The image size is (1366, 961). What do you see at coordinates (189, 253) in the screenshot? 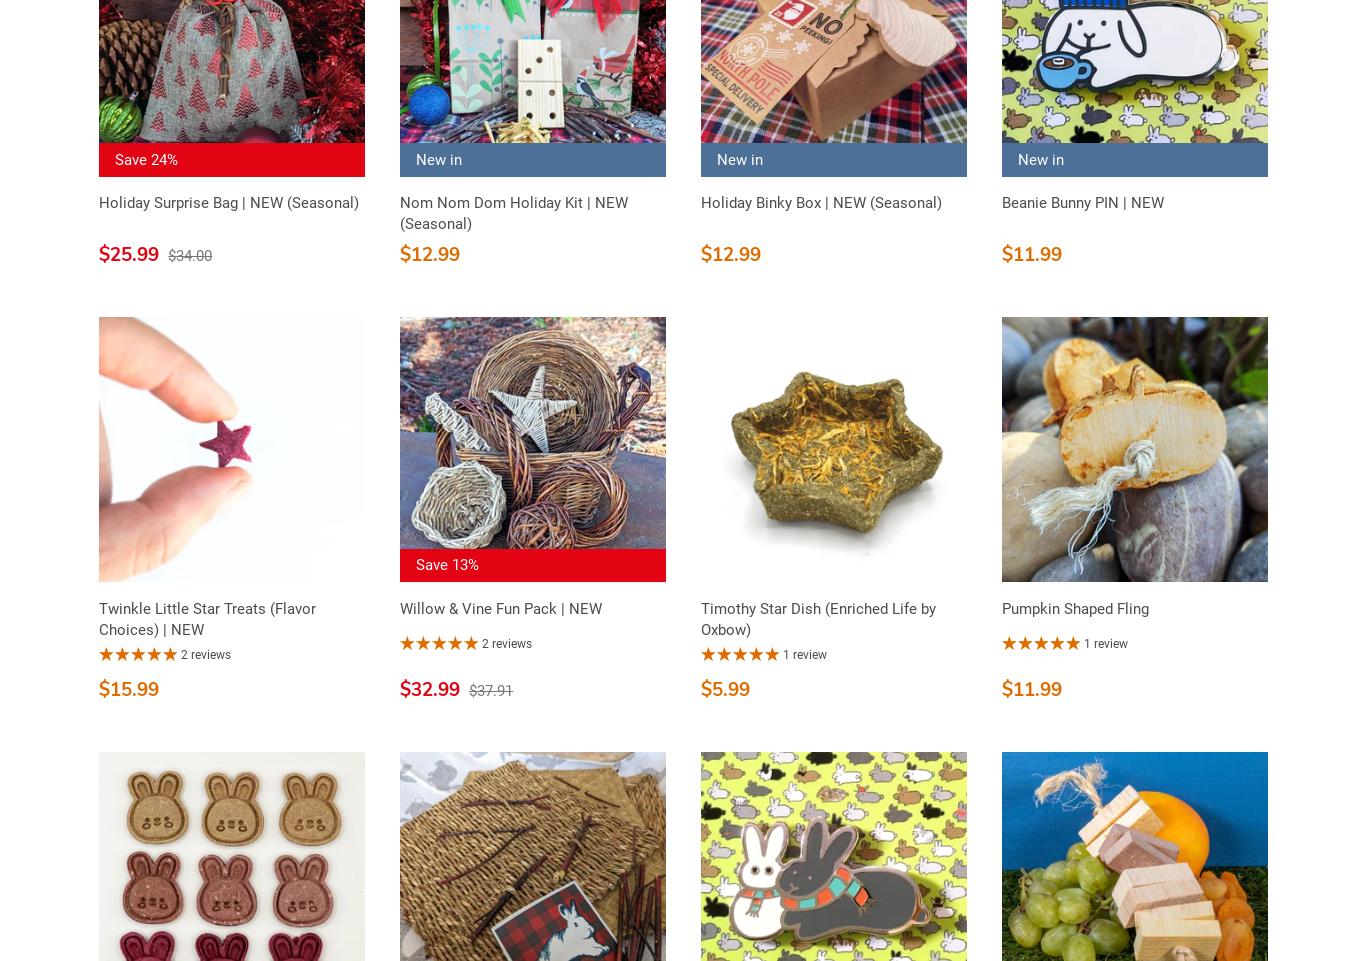
I see `'$34.00'` at bounding box center [189, 253].